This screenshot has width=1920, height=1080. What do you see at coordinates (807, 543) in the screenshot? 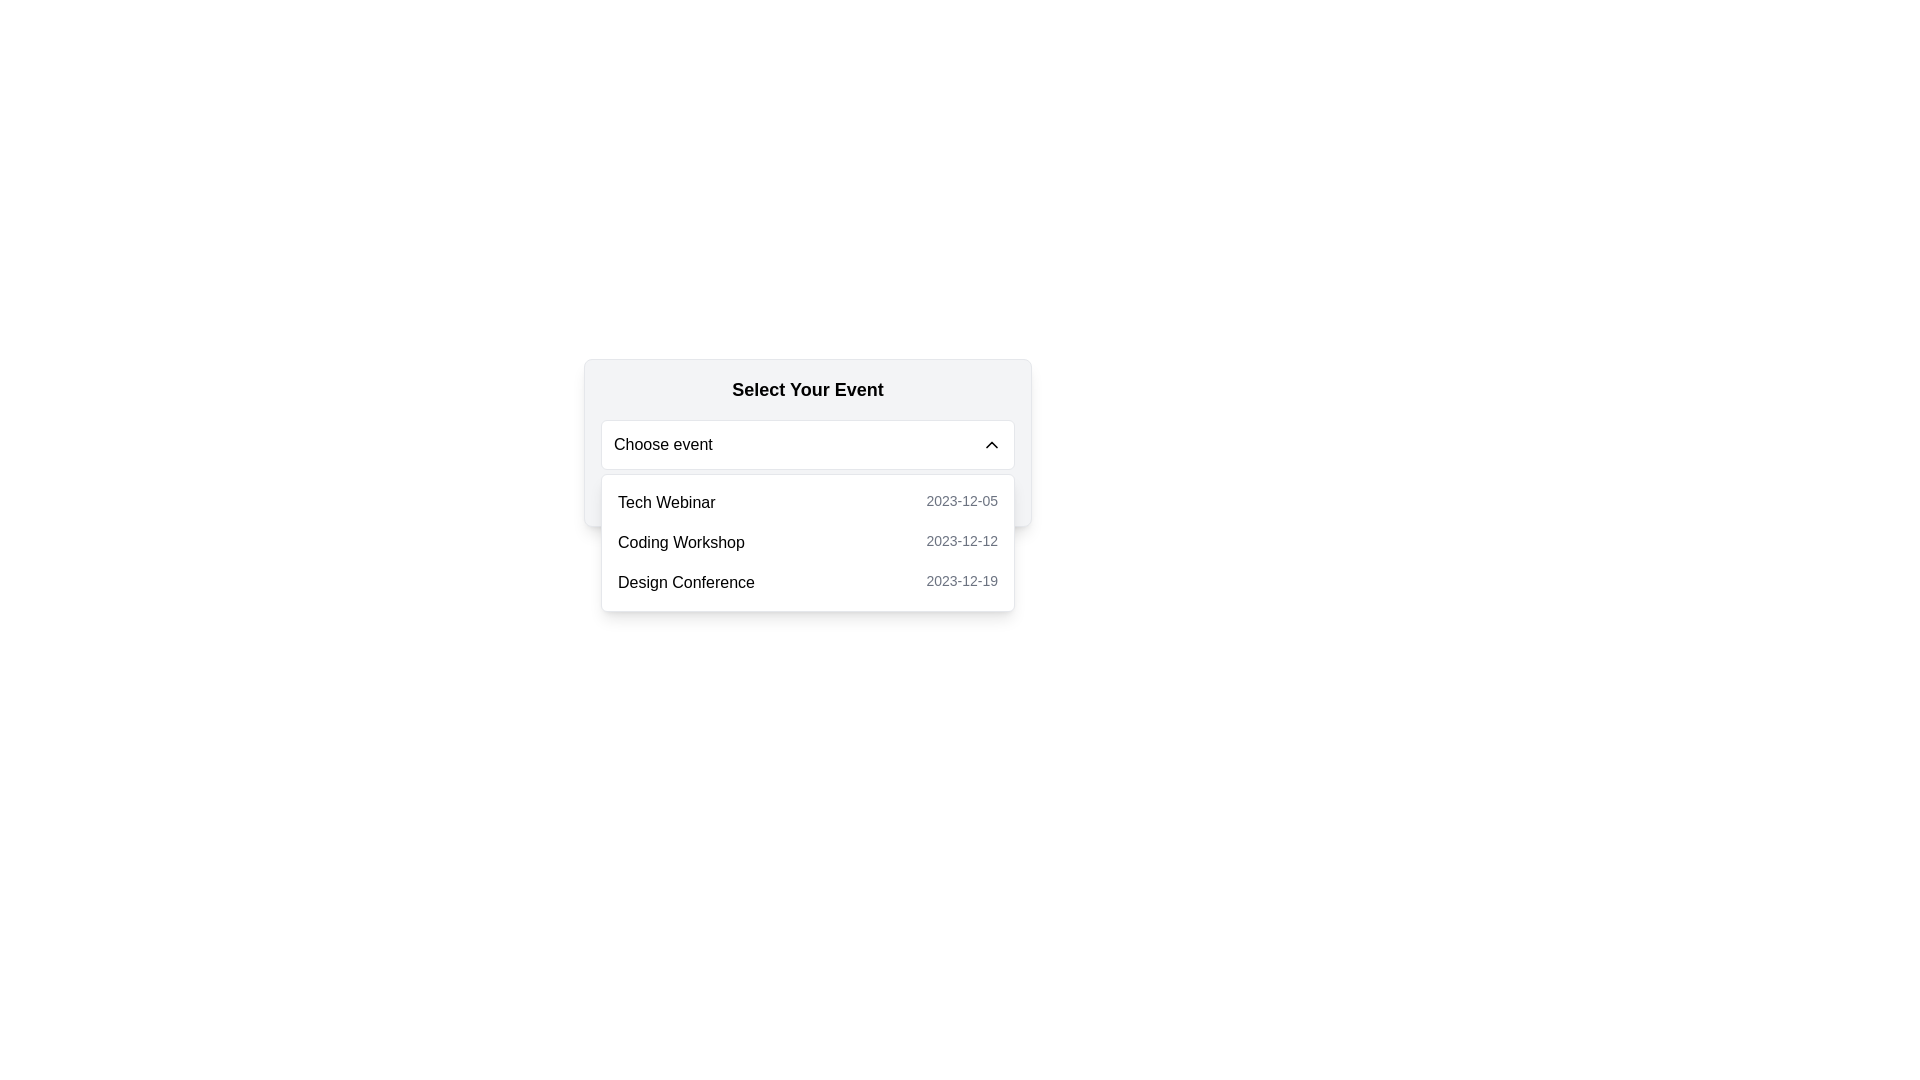
I see `the 'Coding Workshop' dropdown option` at bounding box center [807, 543].